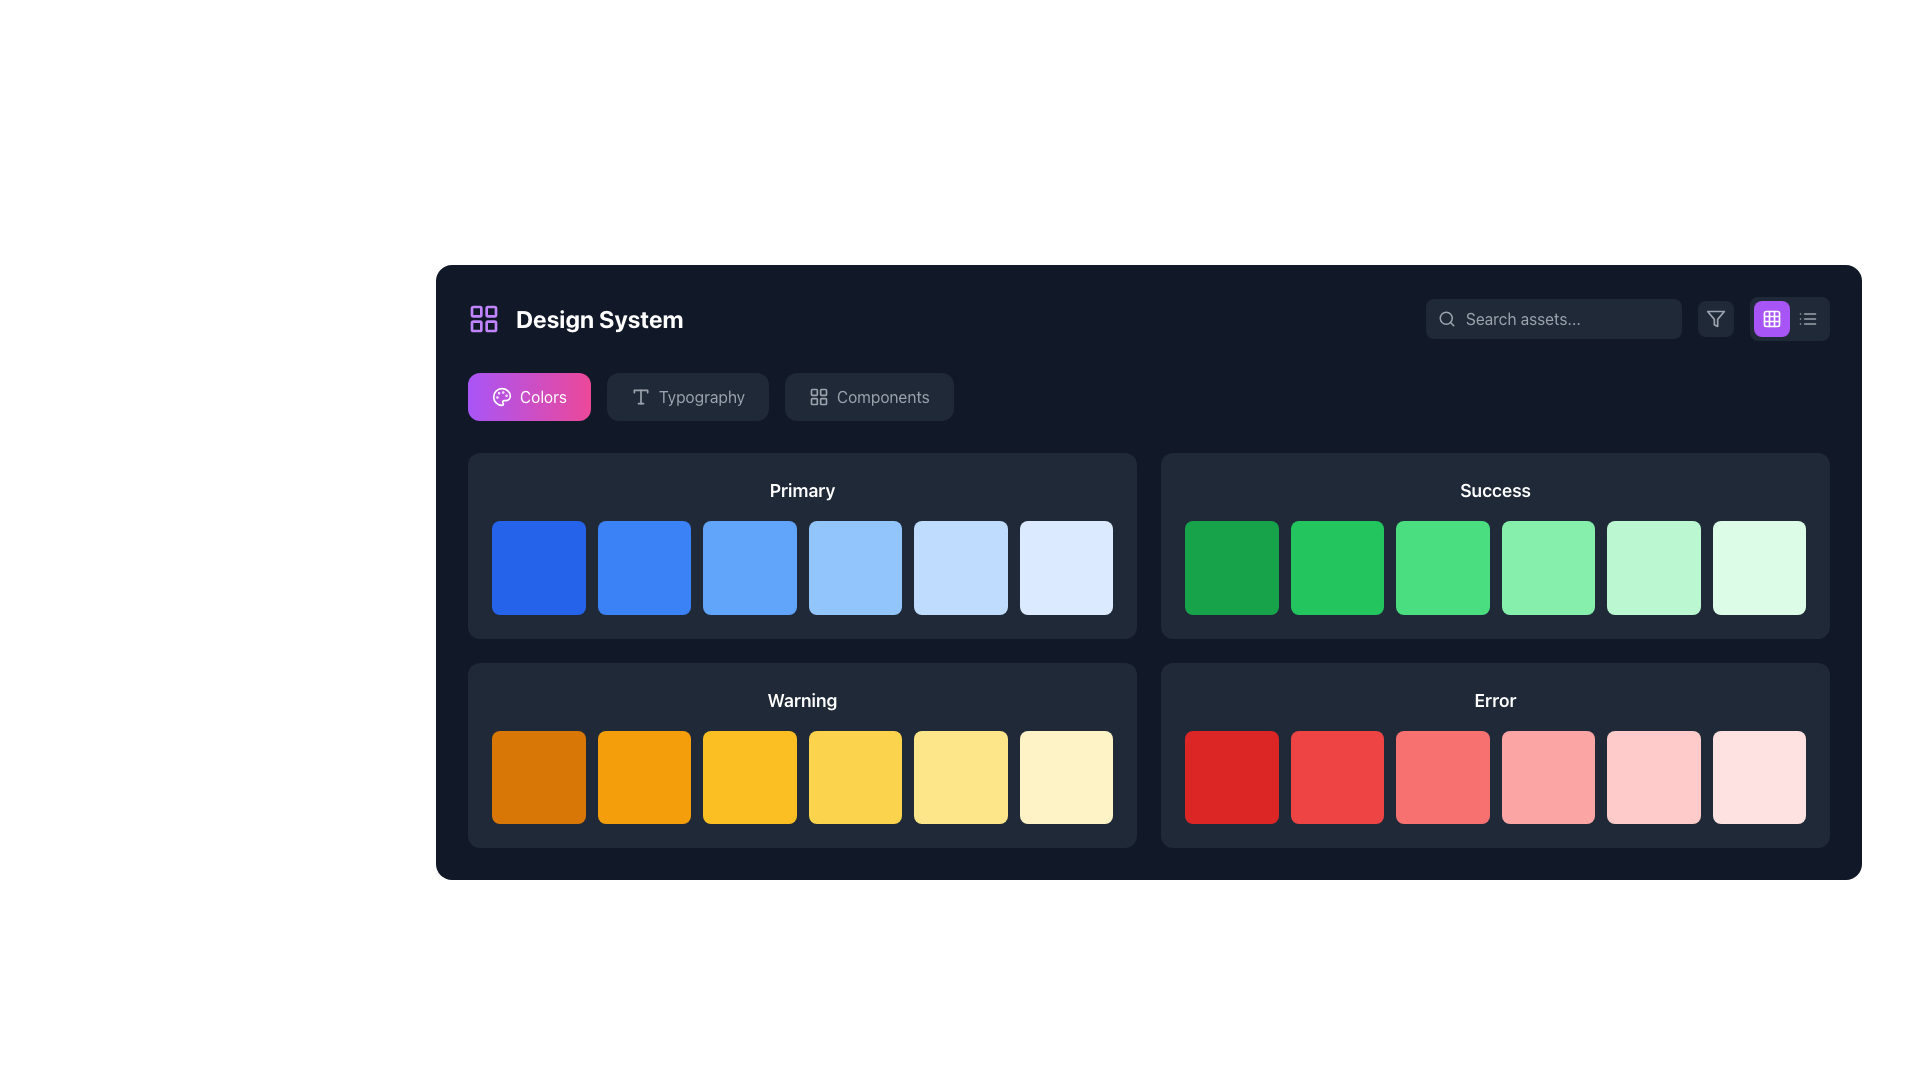  I want to click on the graphical icon associated with the primary circular part of the palette-shaped SVG icon located near the top-left corner of the interface, to the left of the text 'Design System', so click(502, 397).